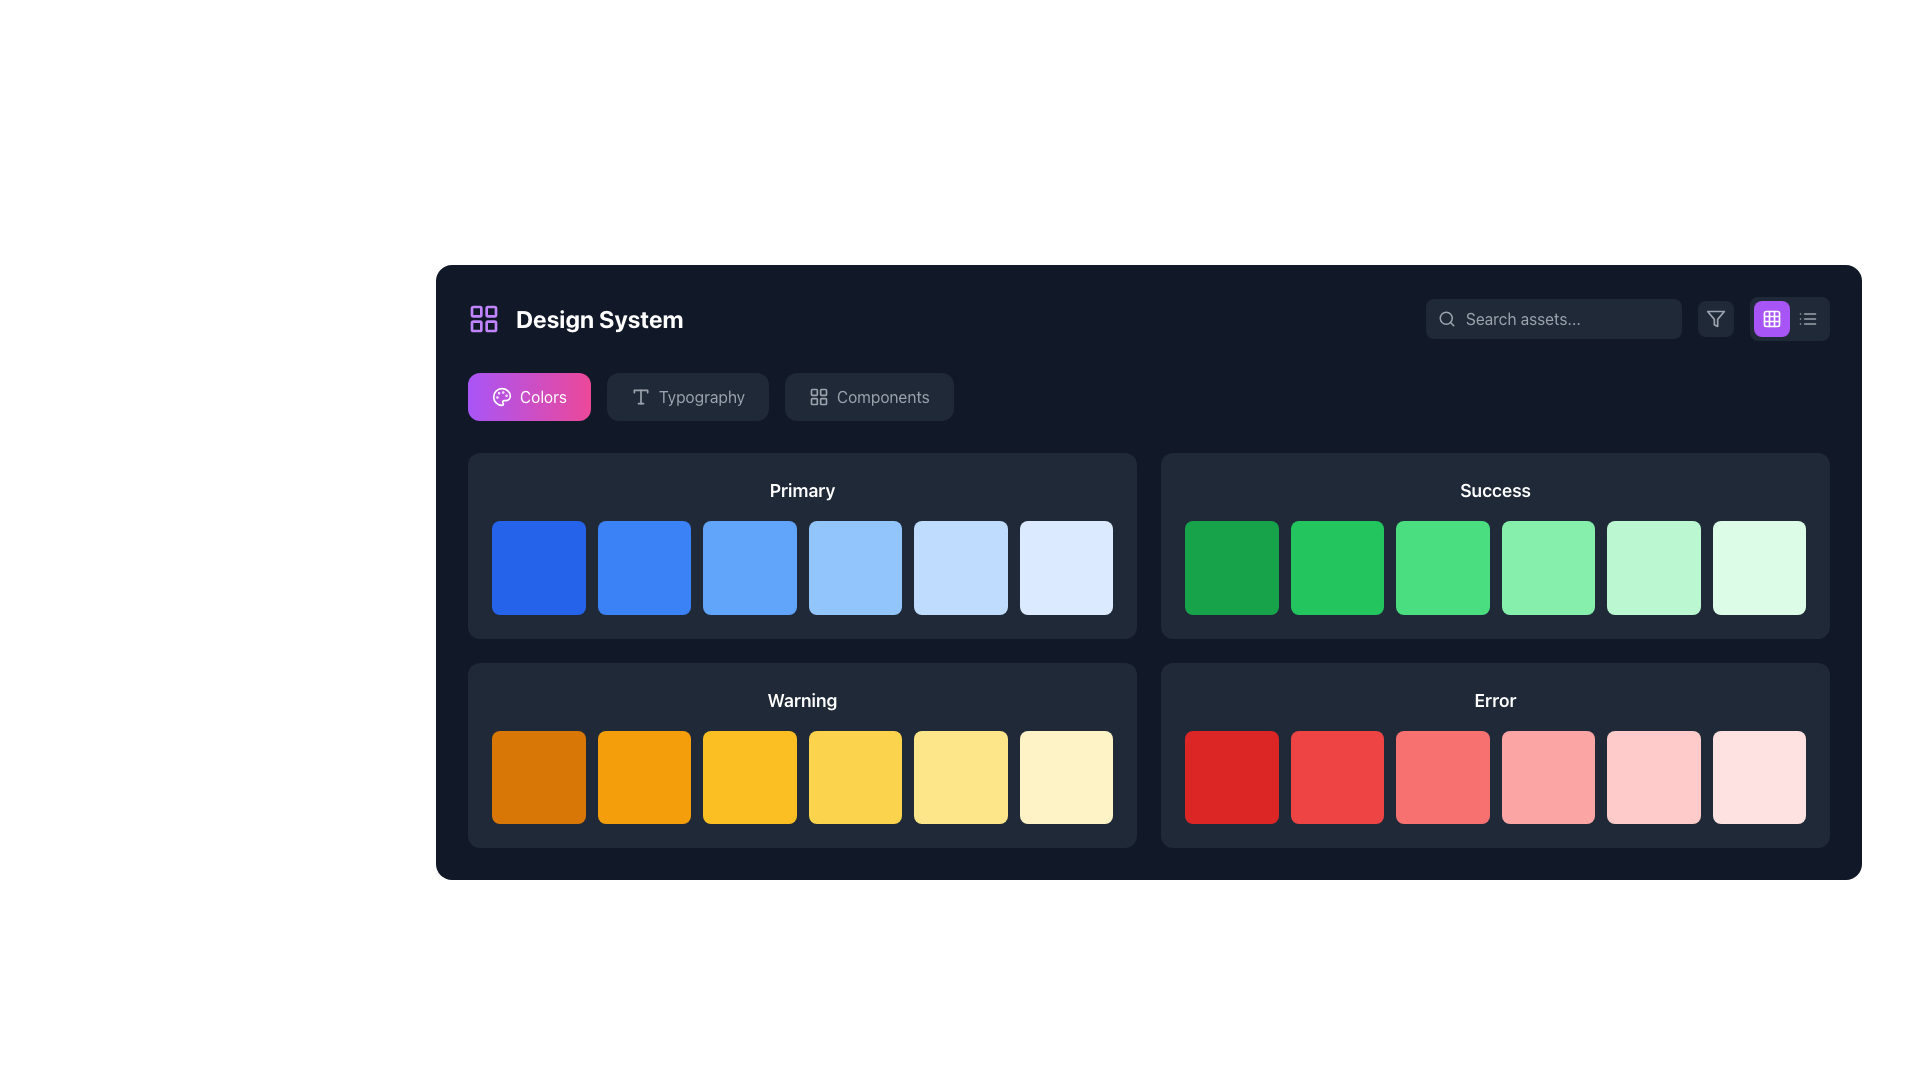  I want to click on the graphical icon associated with the primary circular part of the palette-shaped SVG icon located near the top-left corner of the interface, to the left of the text 'Design System', so click(502, 397).